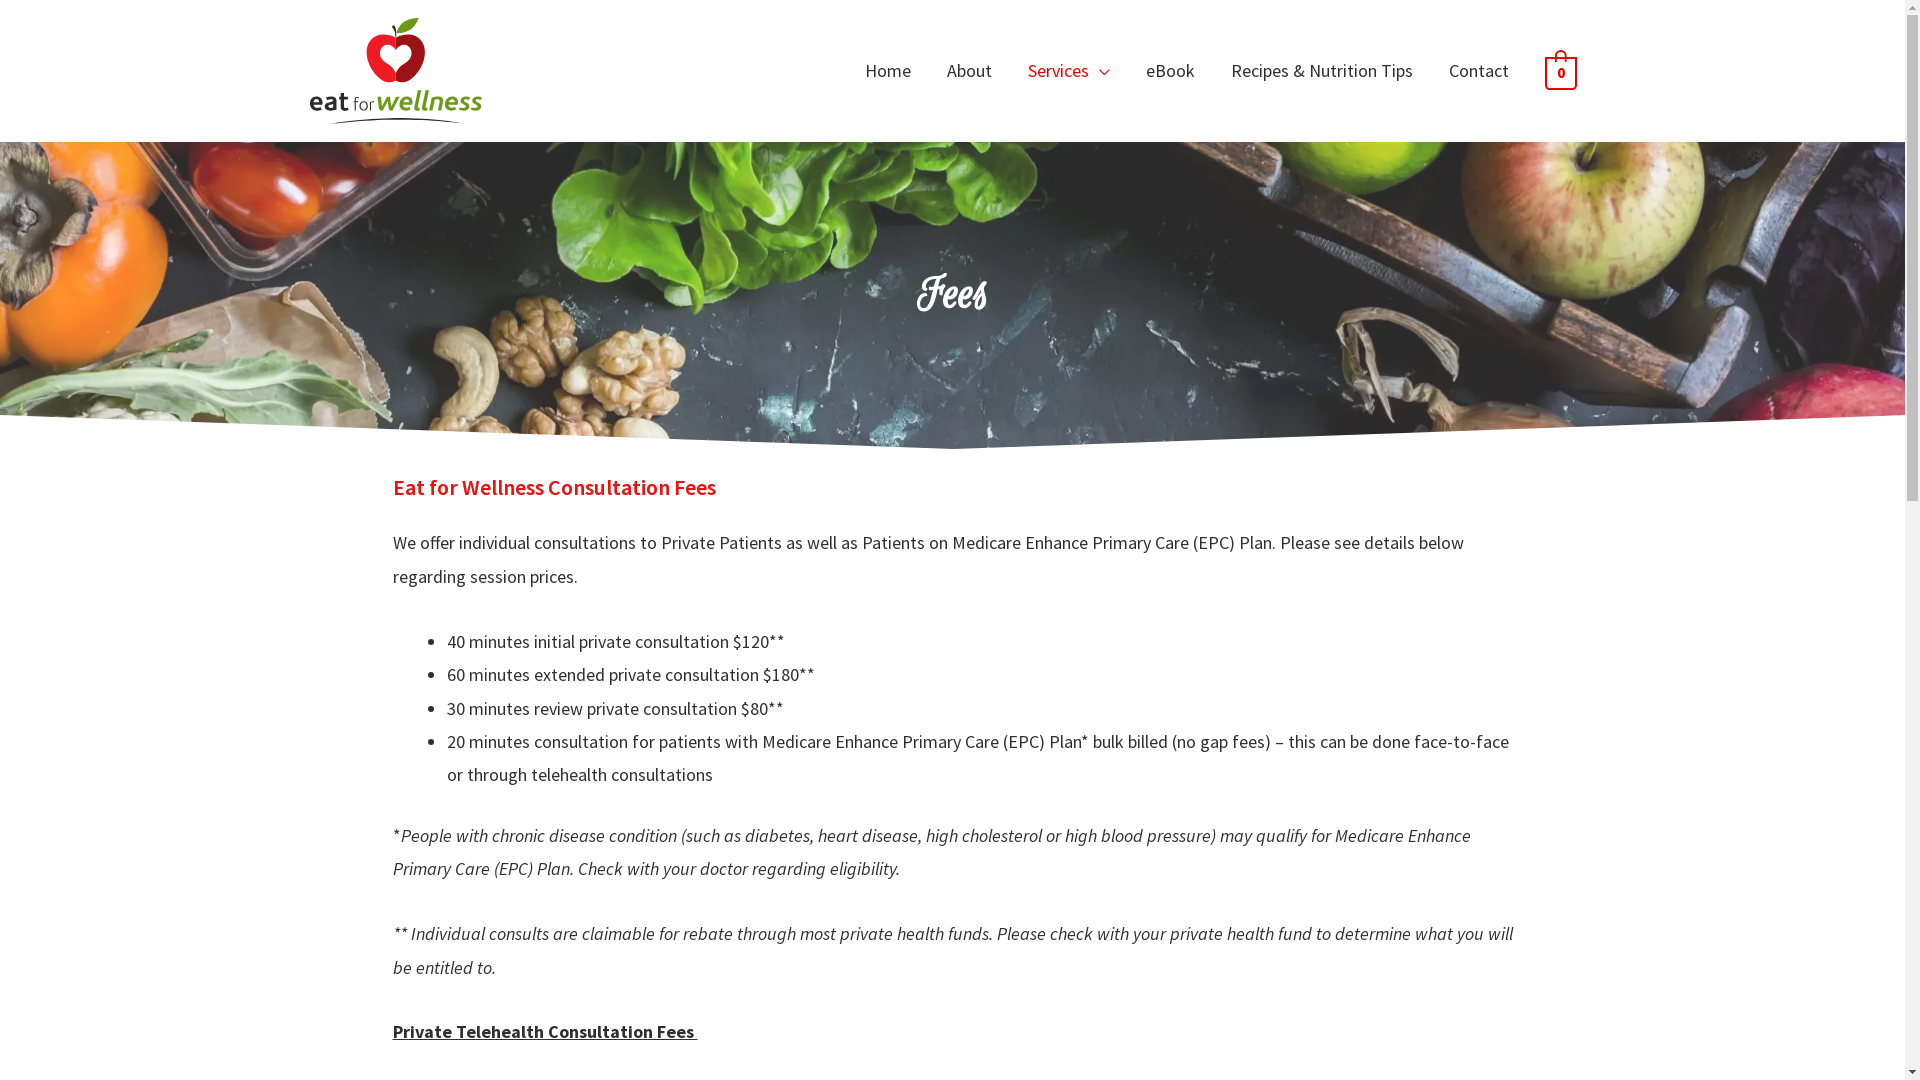 The image size is (1920, 1080). I want to click on 'Home', so click(886, 69).